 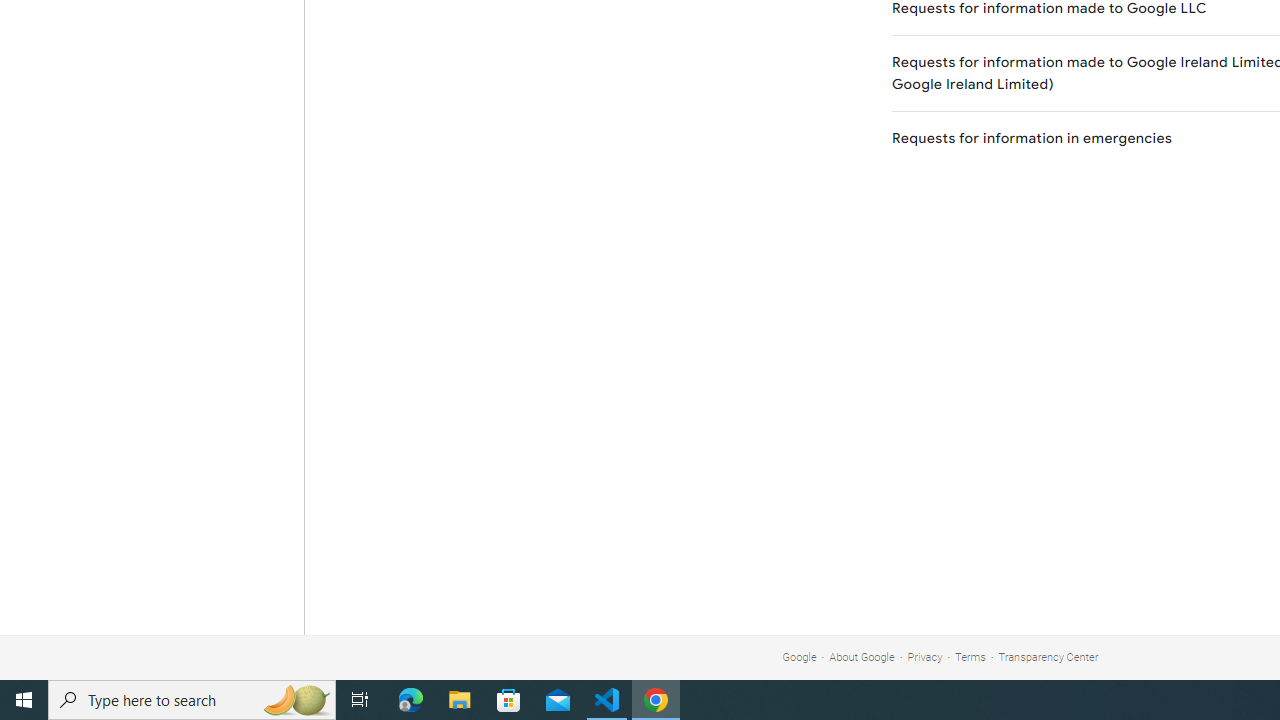 What do you see at coordinates (1047, 657) in the screenshot?
I see `'Transparency Center'` at bounding box center [1047, 657].